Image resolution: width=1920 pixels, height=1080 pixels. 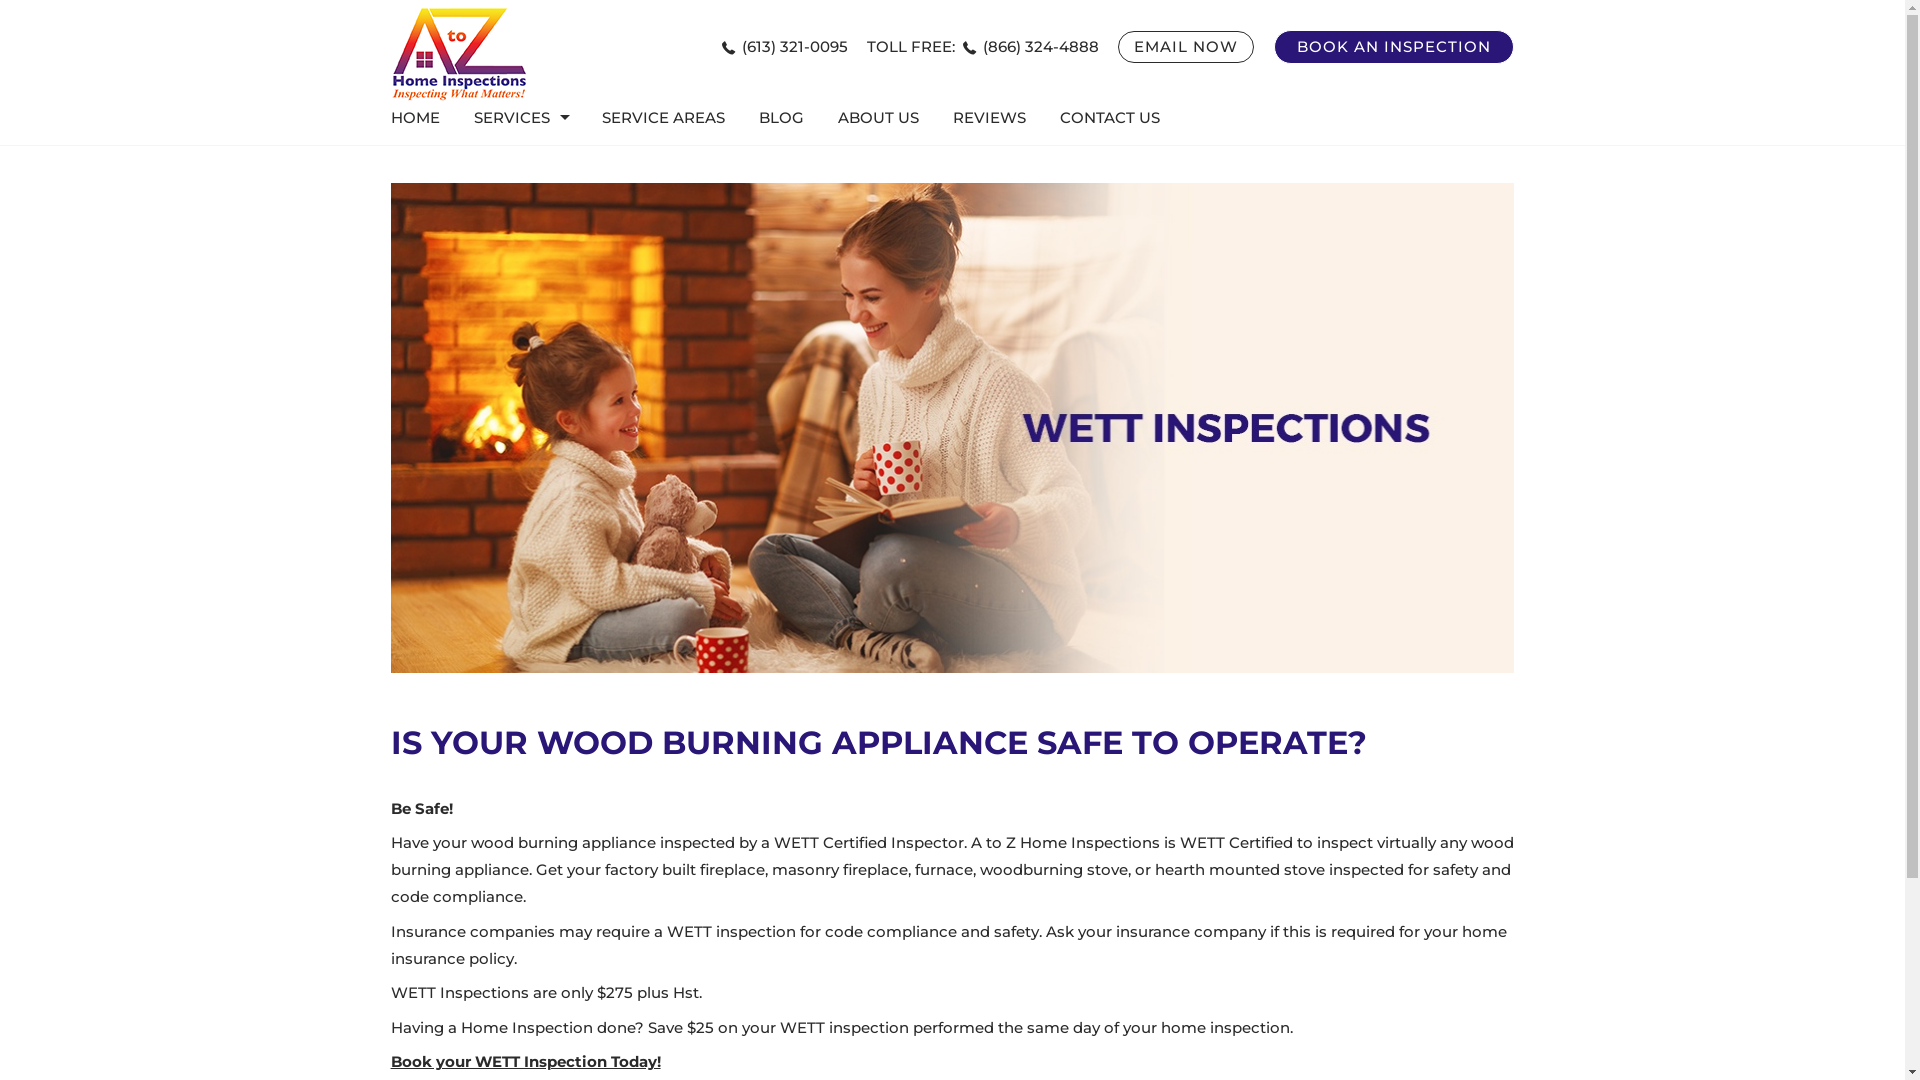 What do you see at coordinates (1031, 45) in the screenshot?
I see `'(866) 324-4888'` at bounding box center [1031, 45].